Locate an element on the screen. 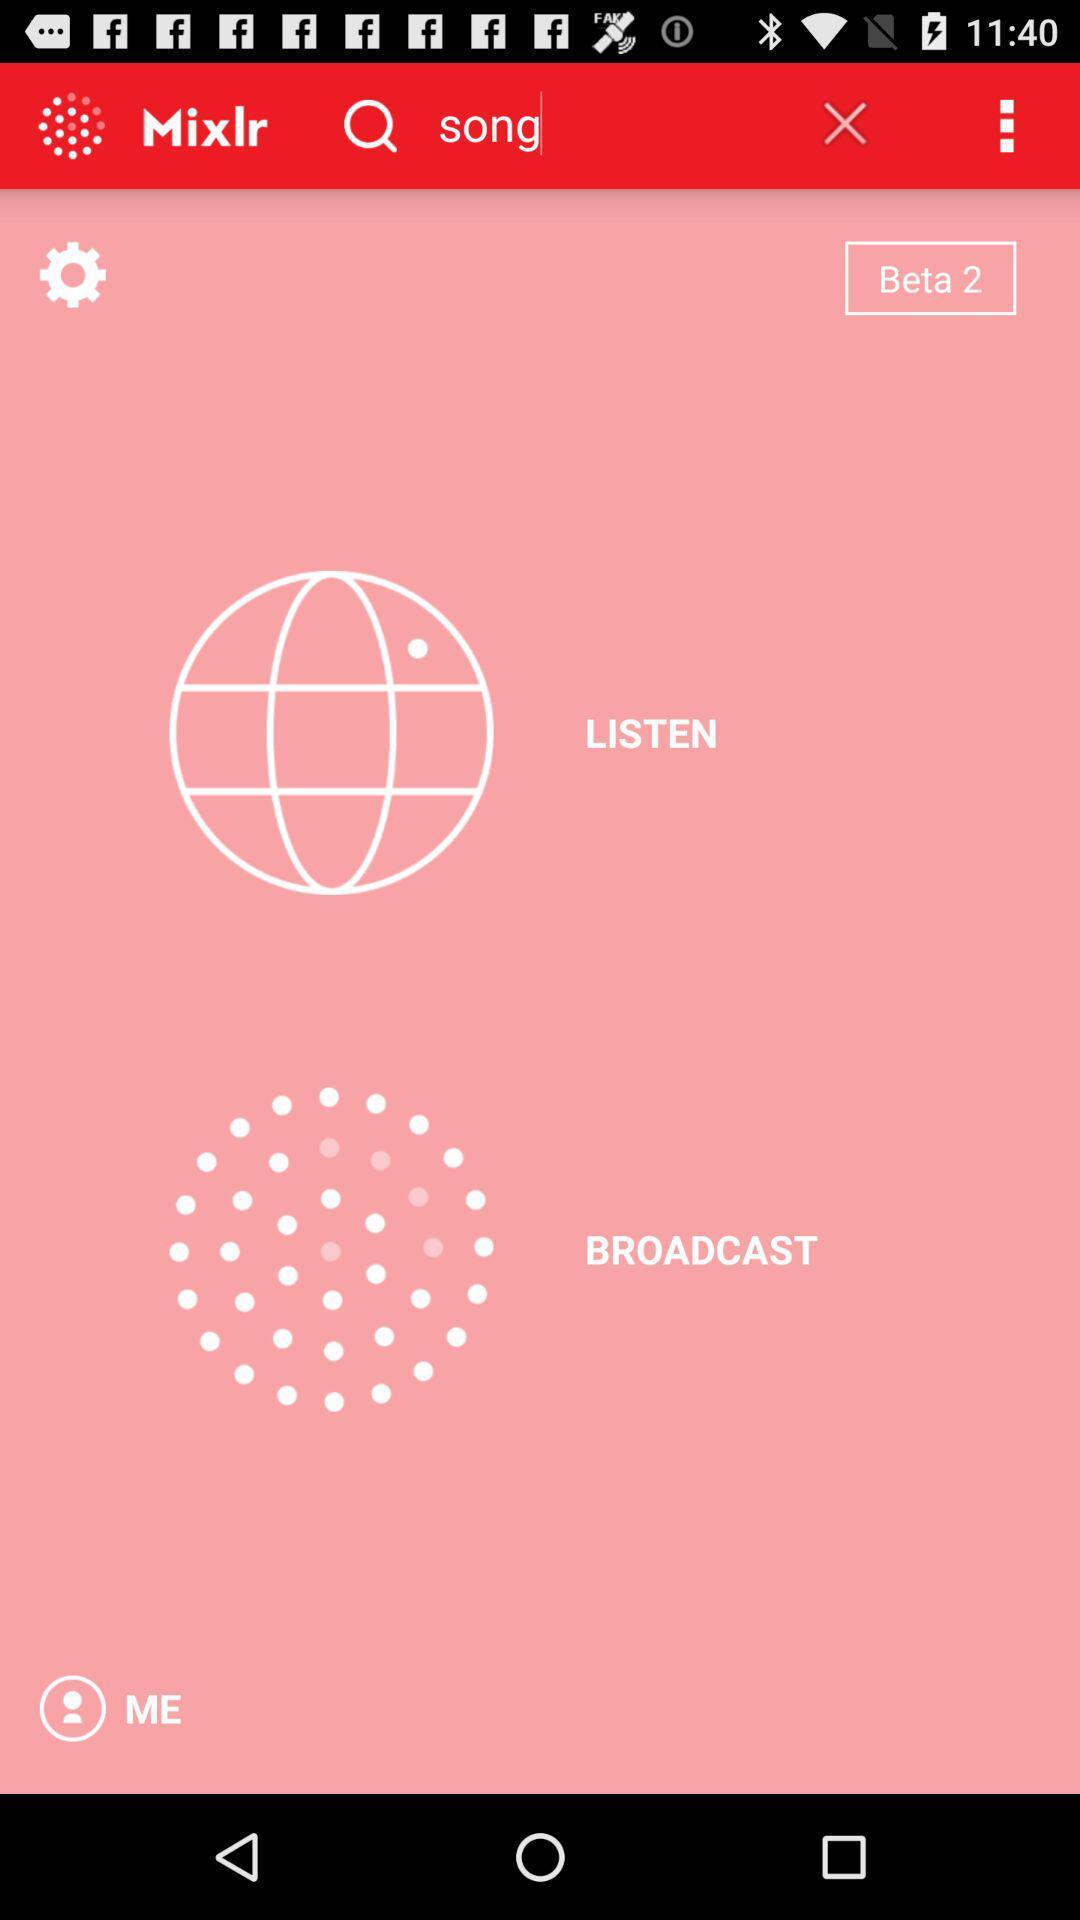 This screenshot has width=1080, height=1920. the item above me item is located at coordinates (330, 1248).